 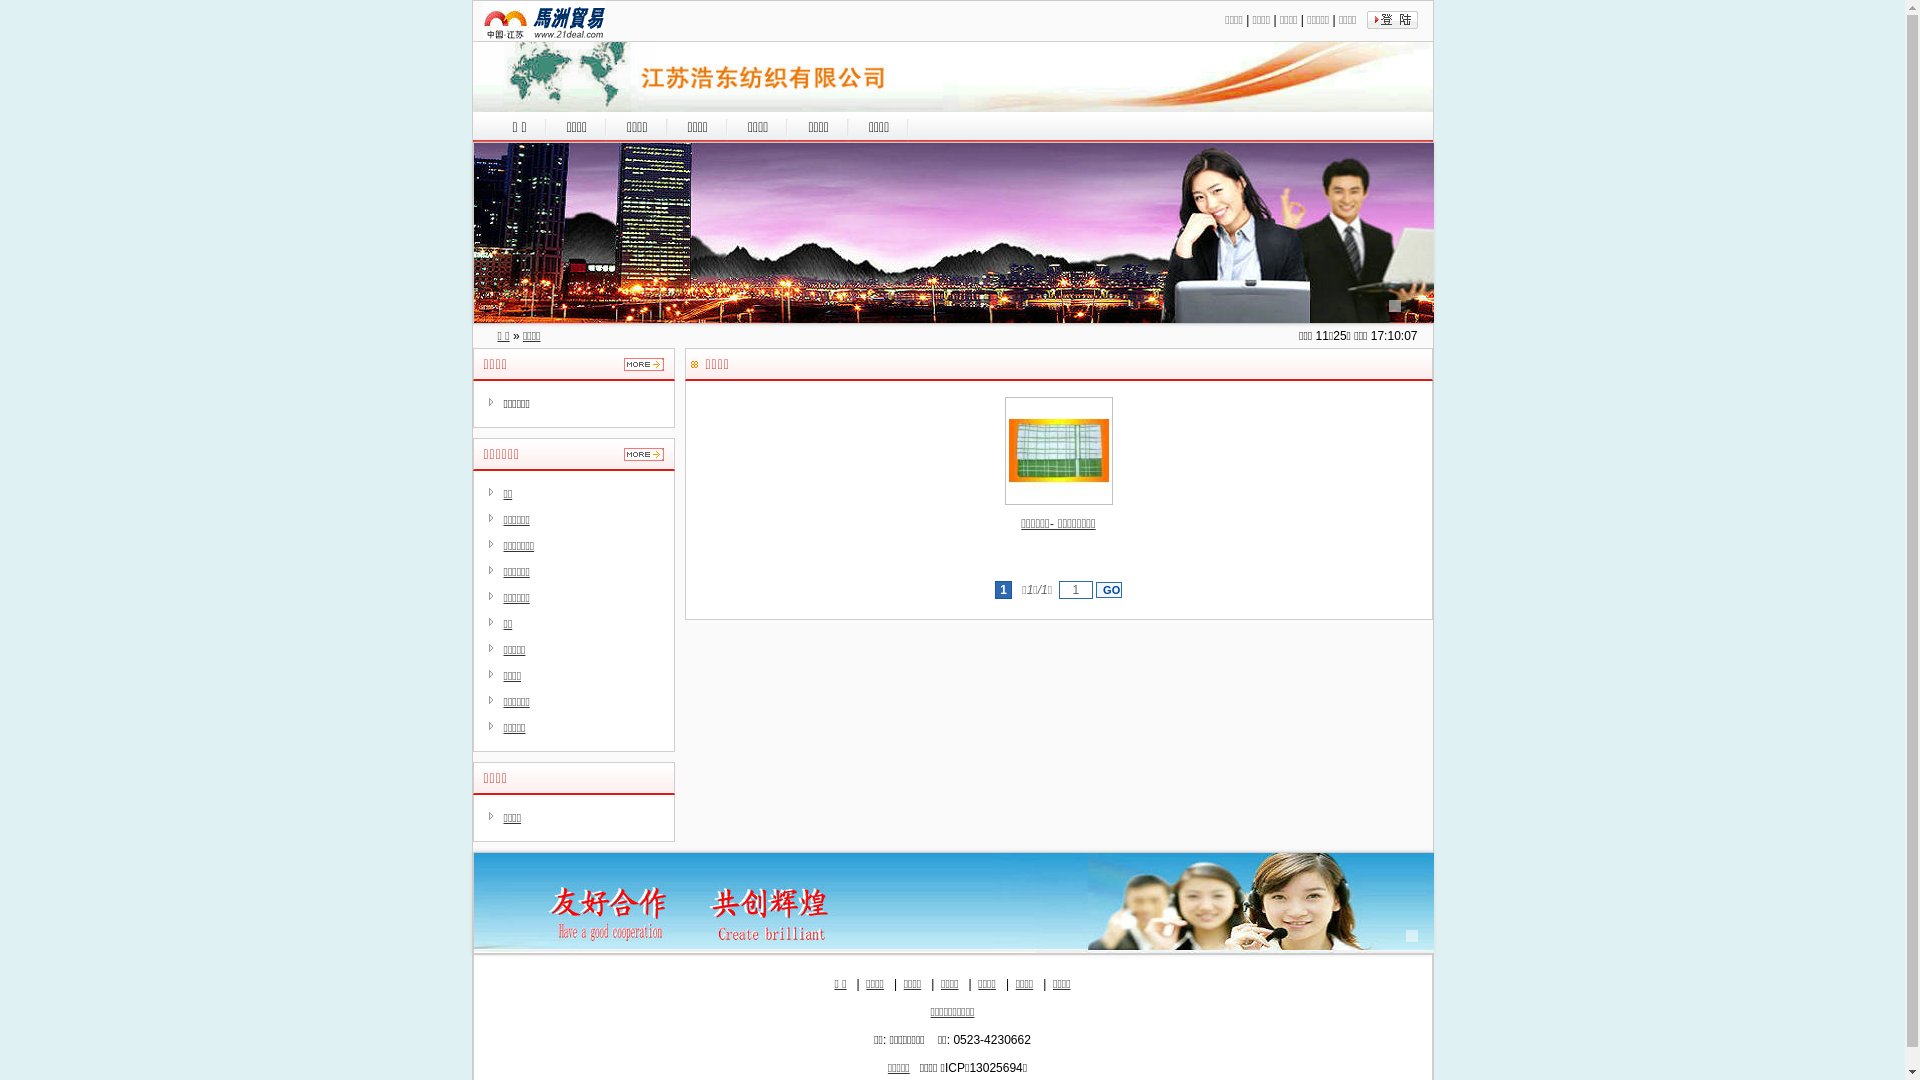 I want to click on 'GO', so click(x=1094, y=589).